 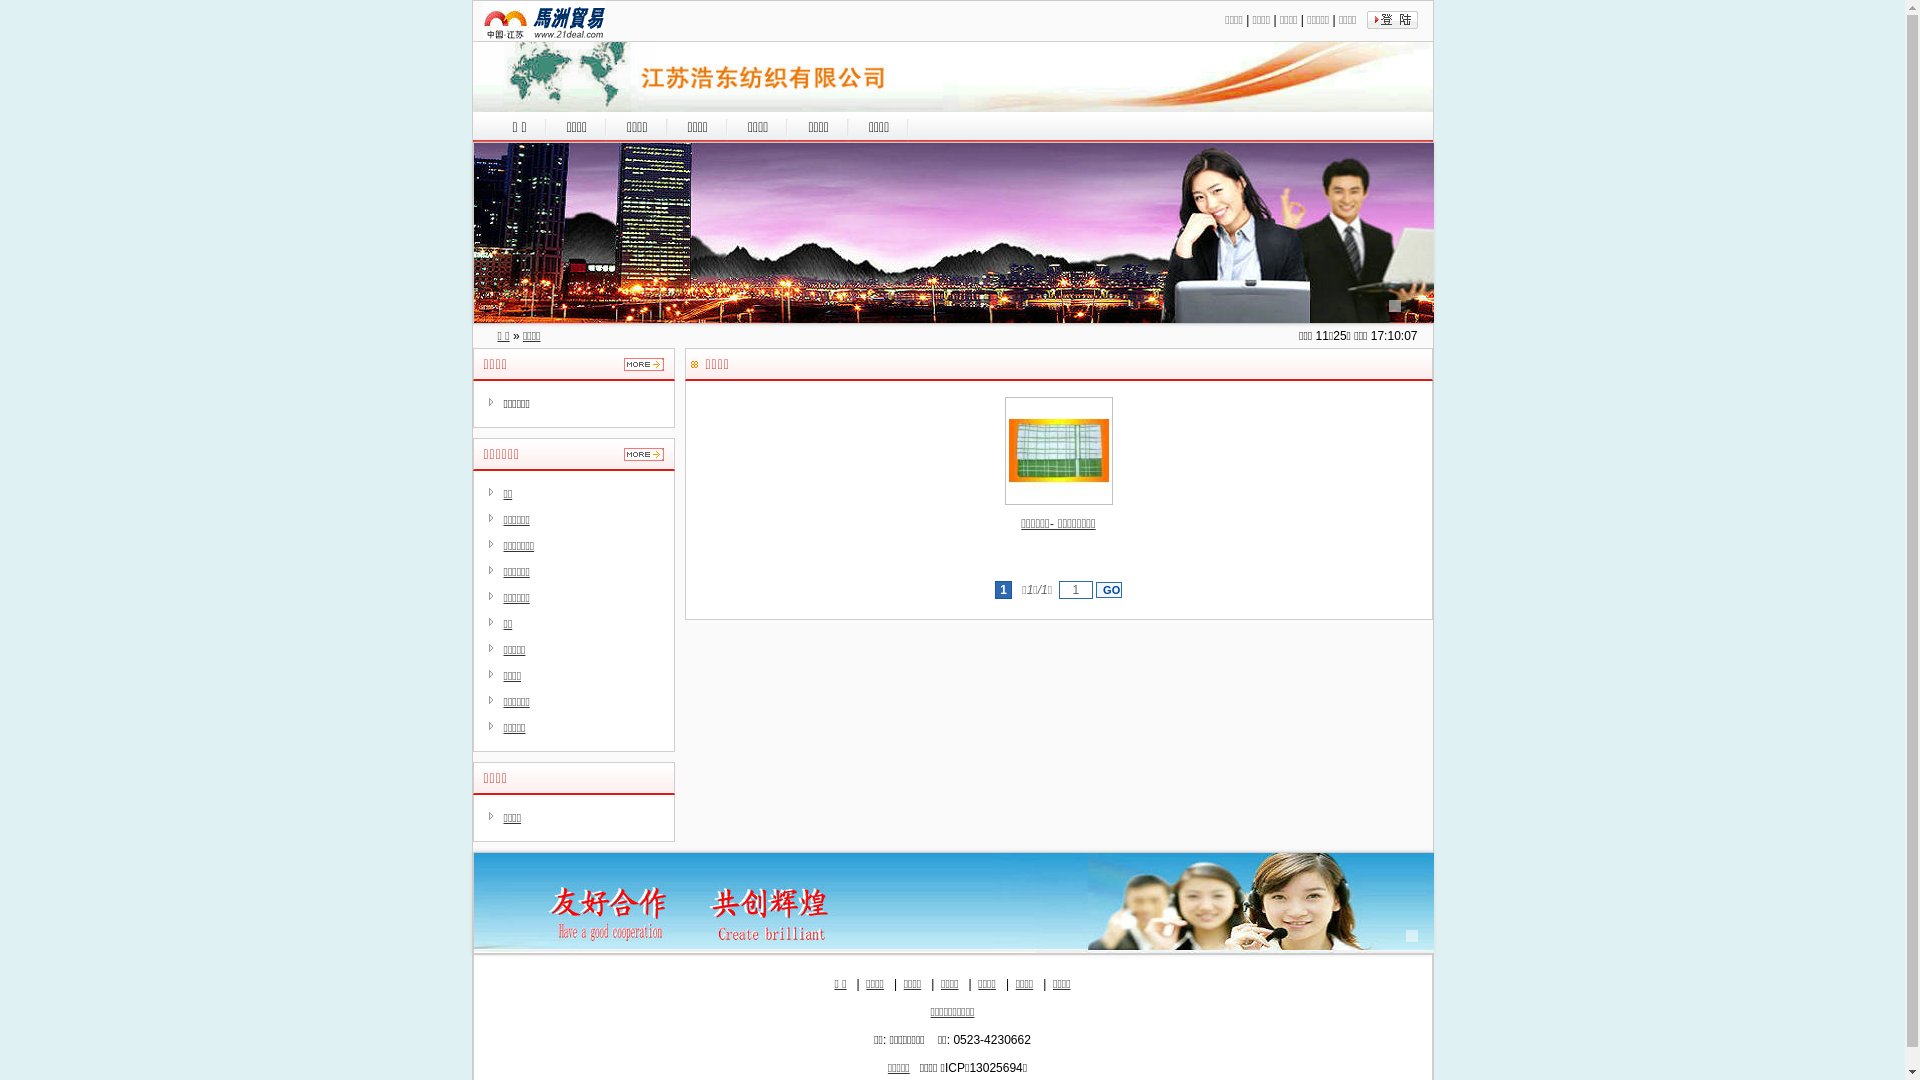 I want to click on 'GO', so click(x=1094, y=589).